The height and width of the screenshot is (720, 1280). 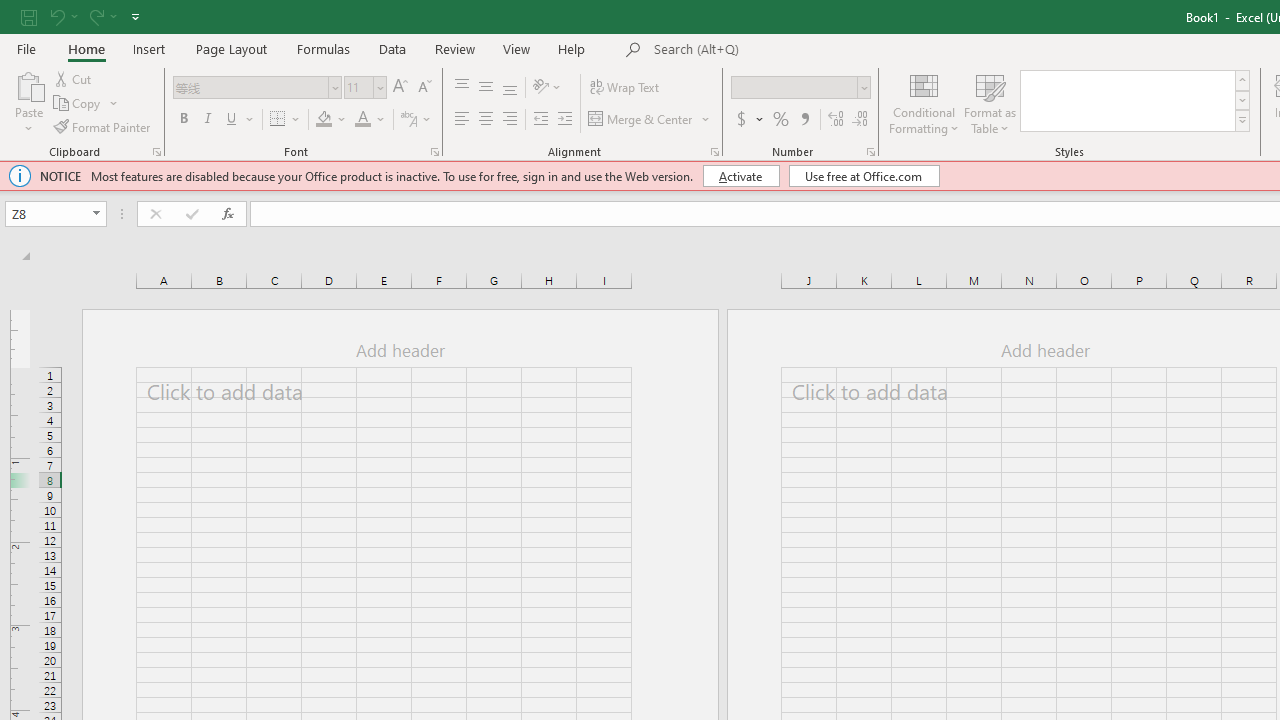 I want to click on 'Borders', so click(x=285, y=119).